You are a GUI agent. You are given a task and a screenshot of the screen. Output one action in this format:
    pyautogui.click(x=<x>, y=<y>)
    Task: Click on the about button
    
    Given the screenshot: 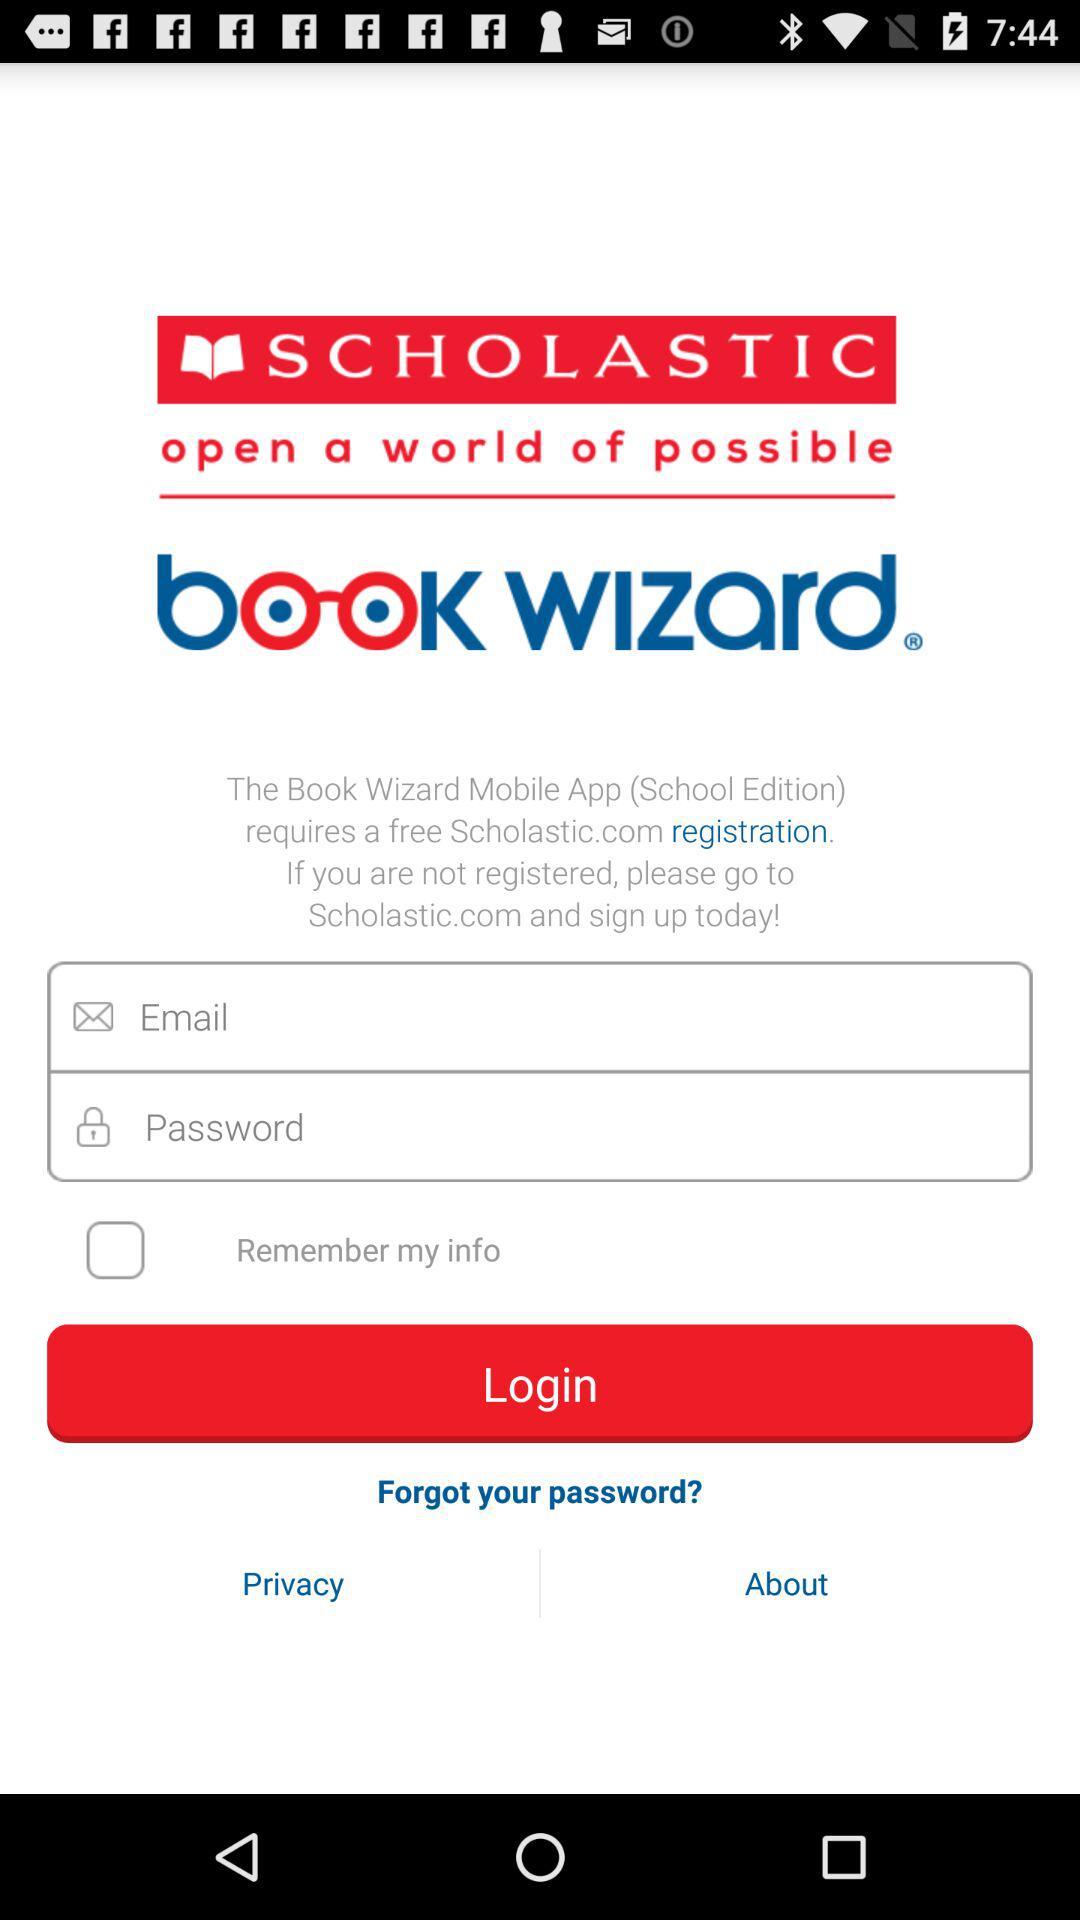 What is the action you would take?
    pyautogui.click(x=785, y=1582)
    